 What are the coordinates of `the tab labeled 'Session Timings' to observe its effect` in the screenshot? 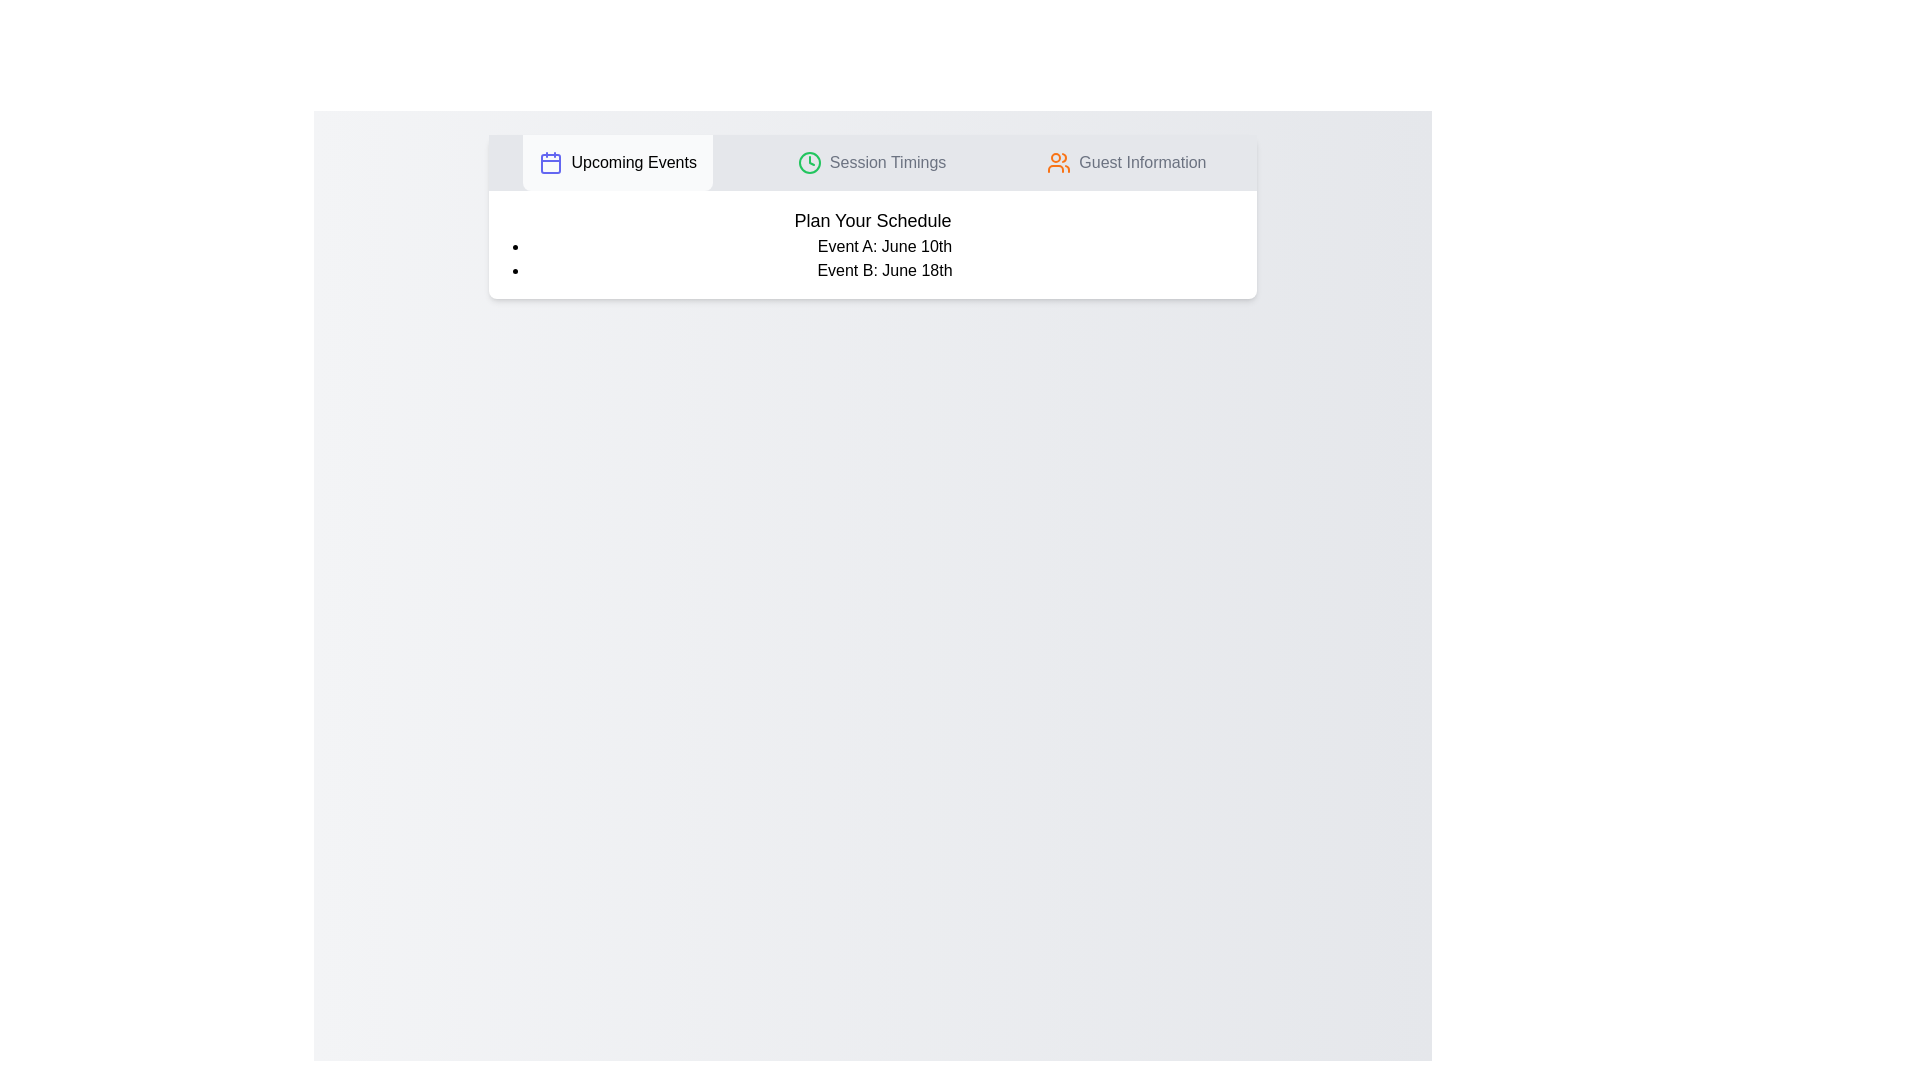 It's located at (872, 161).